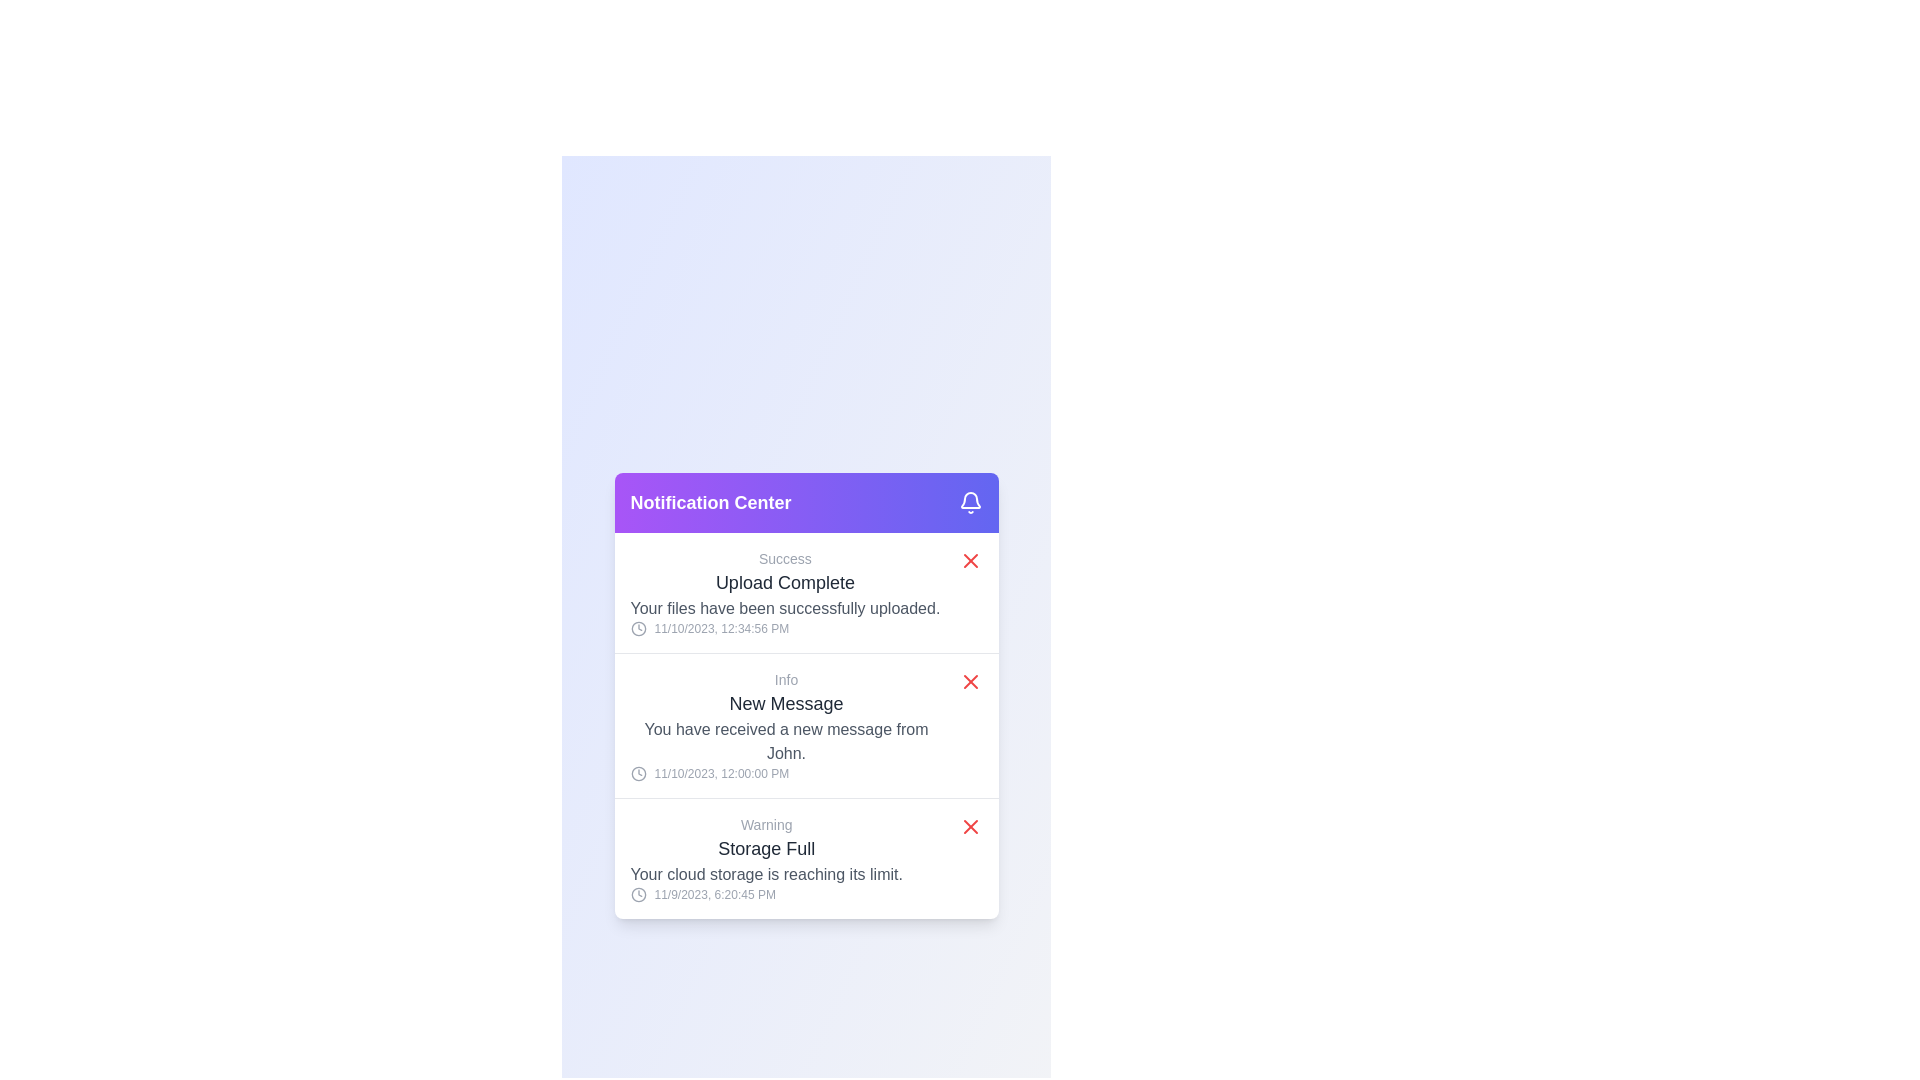 The width and height of the screenshot is (1920, 1080). Describe the element at coordinates (765, 825) in the screenshot. I see `the Text label that indicates the type or urgency level of the message in the notification block, located above the title 'Storage Full'` at that location.